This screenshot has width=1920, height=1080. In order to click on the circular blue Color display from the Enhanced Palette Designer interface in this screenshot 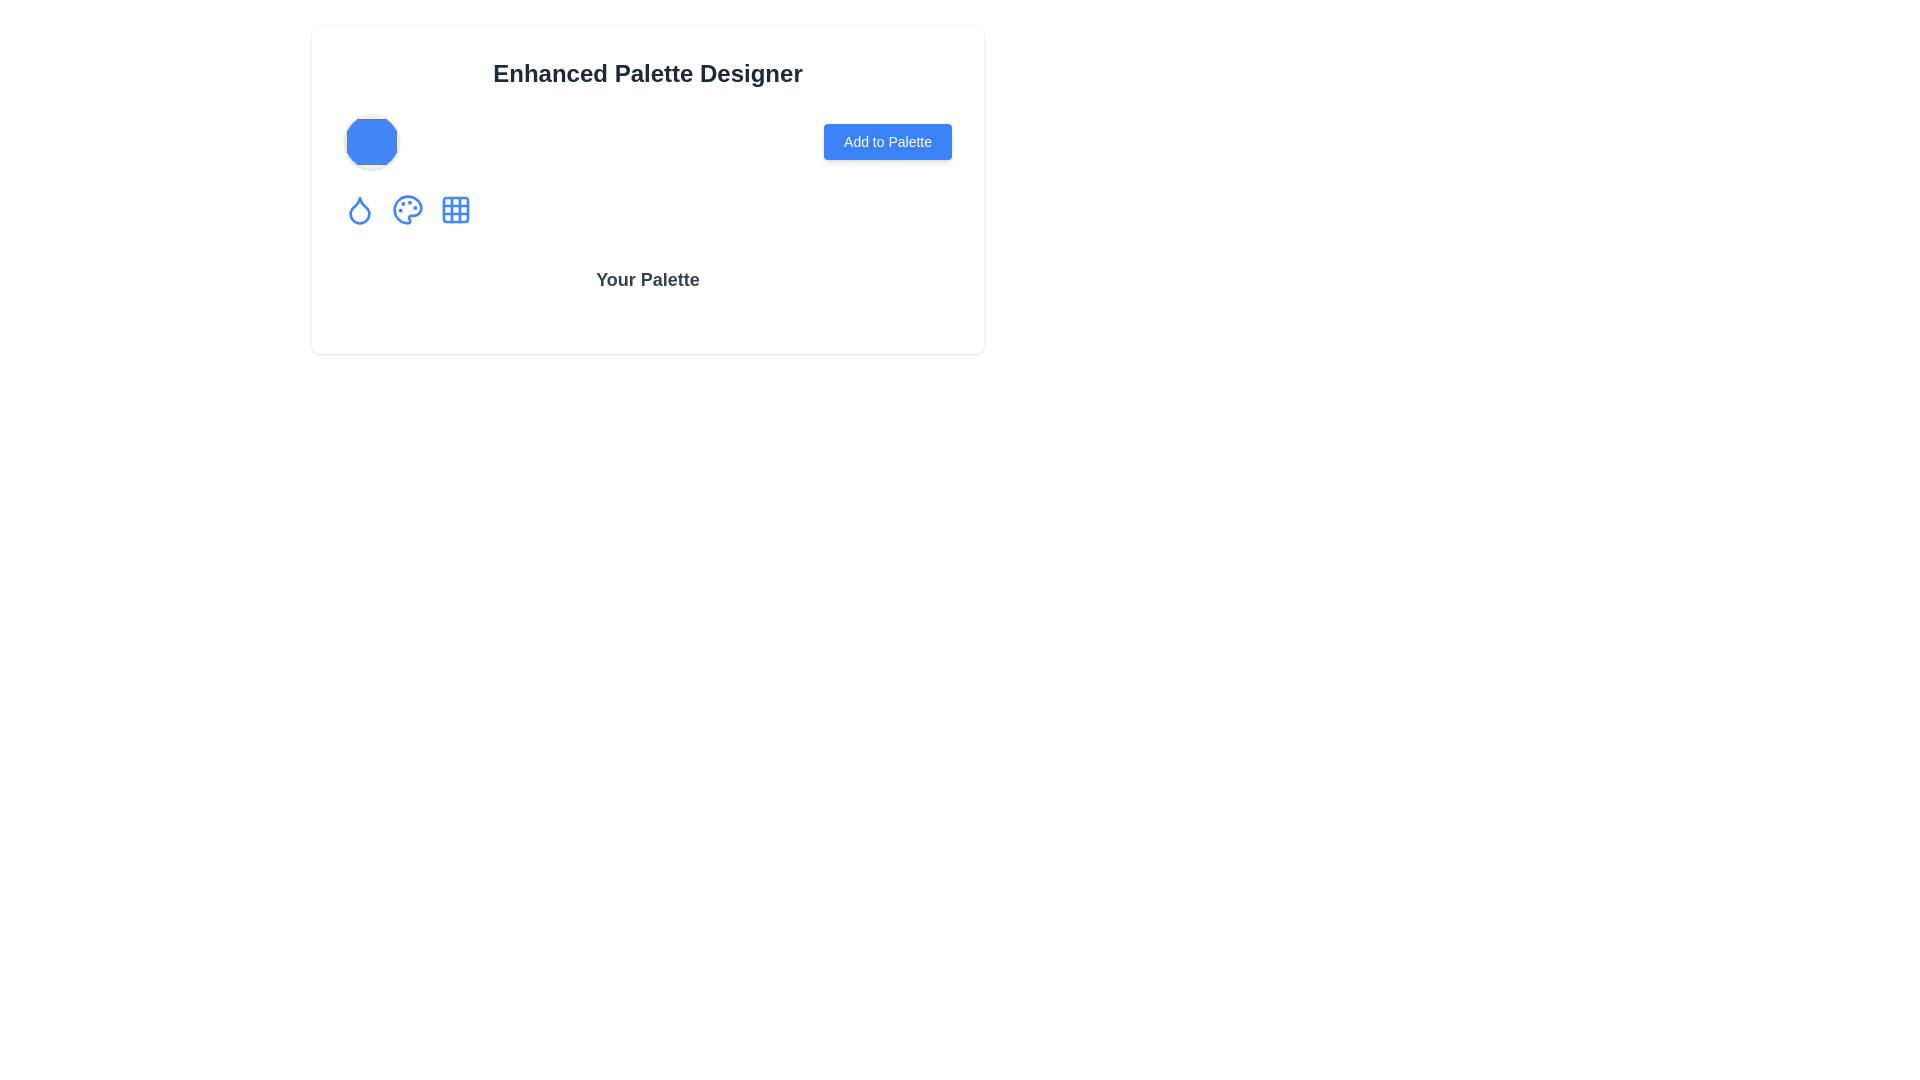, I will do `click(372, 141)`.